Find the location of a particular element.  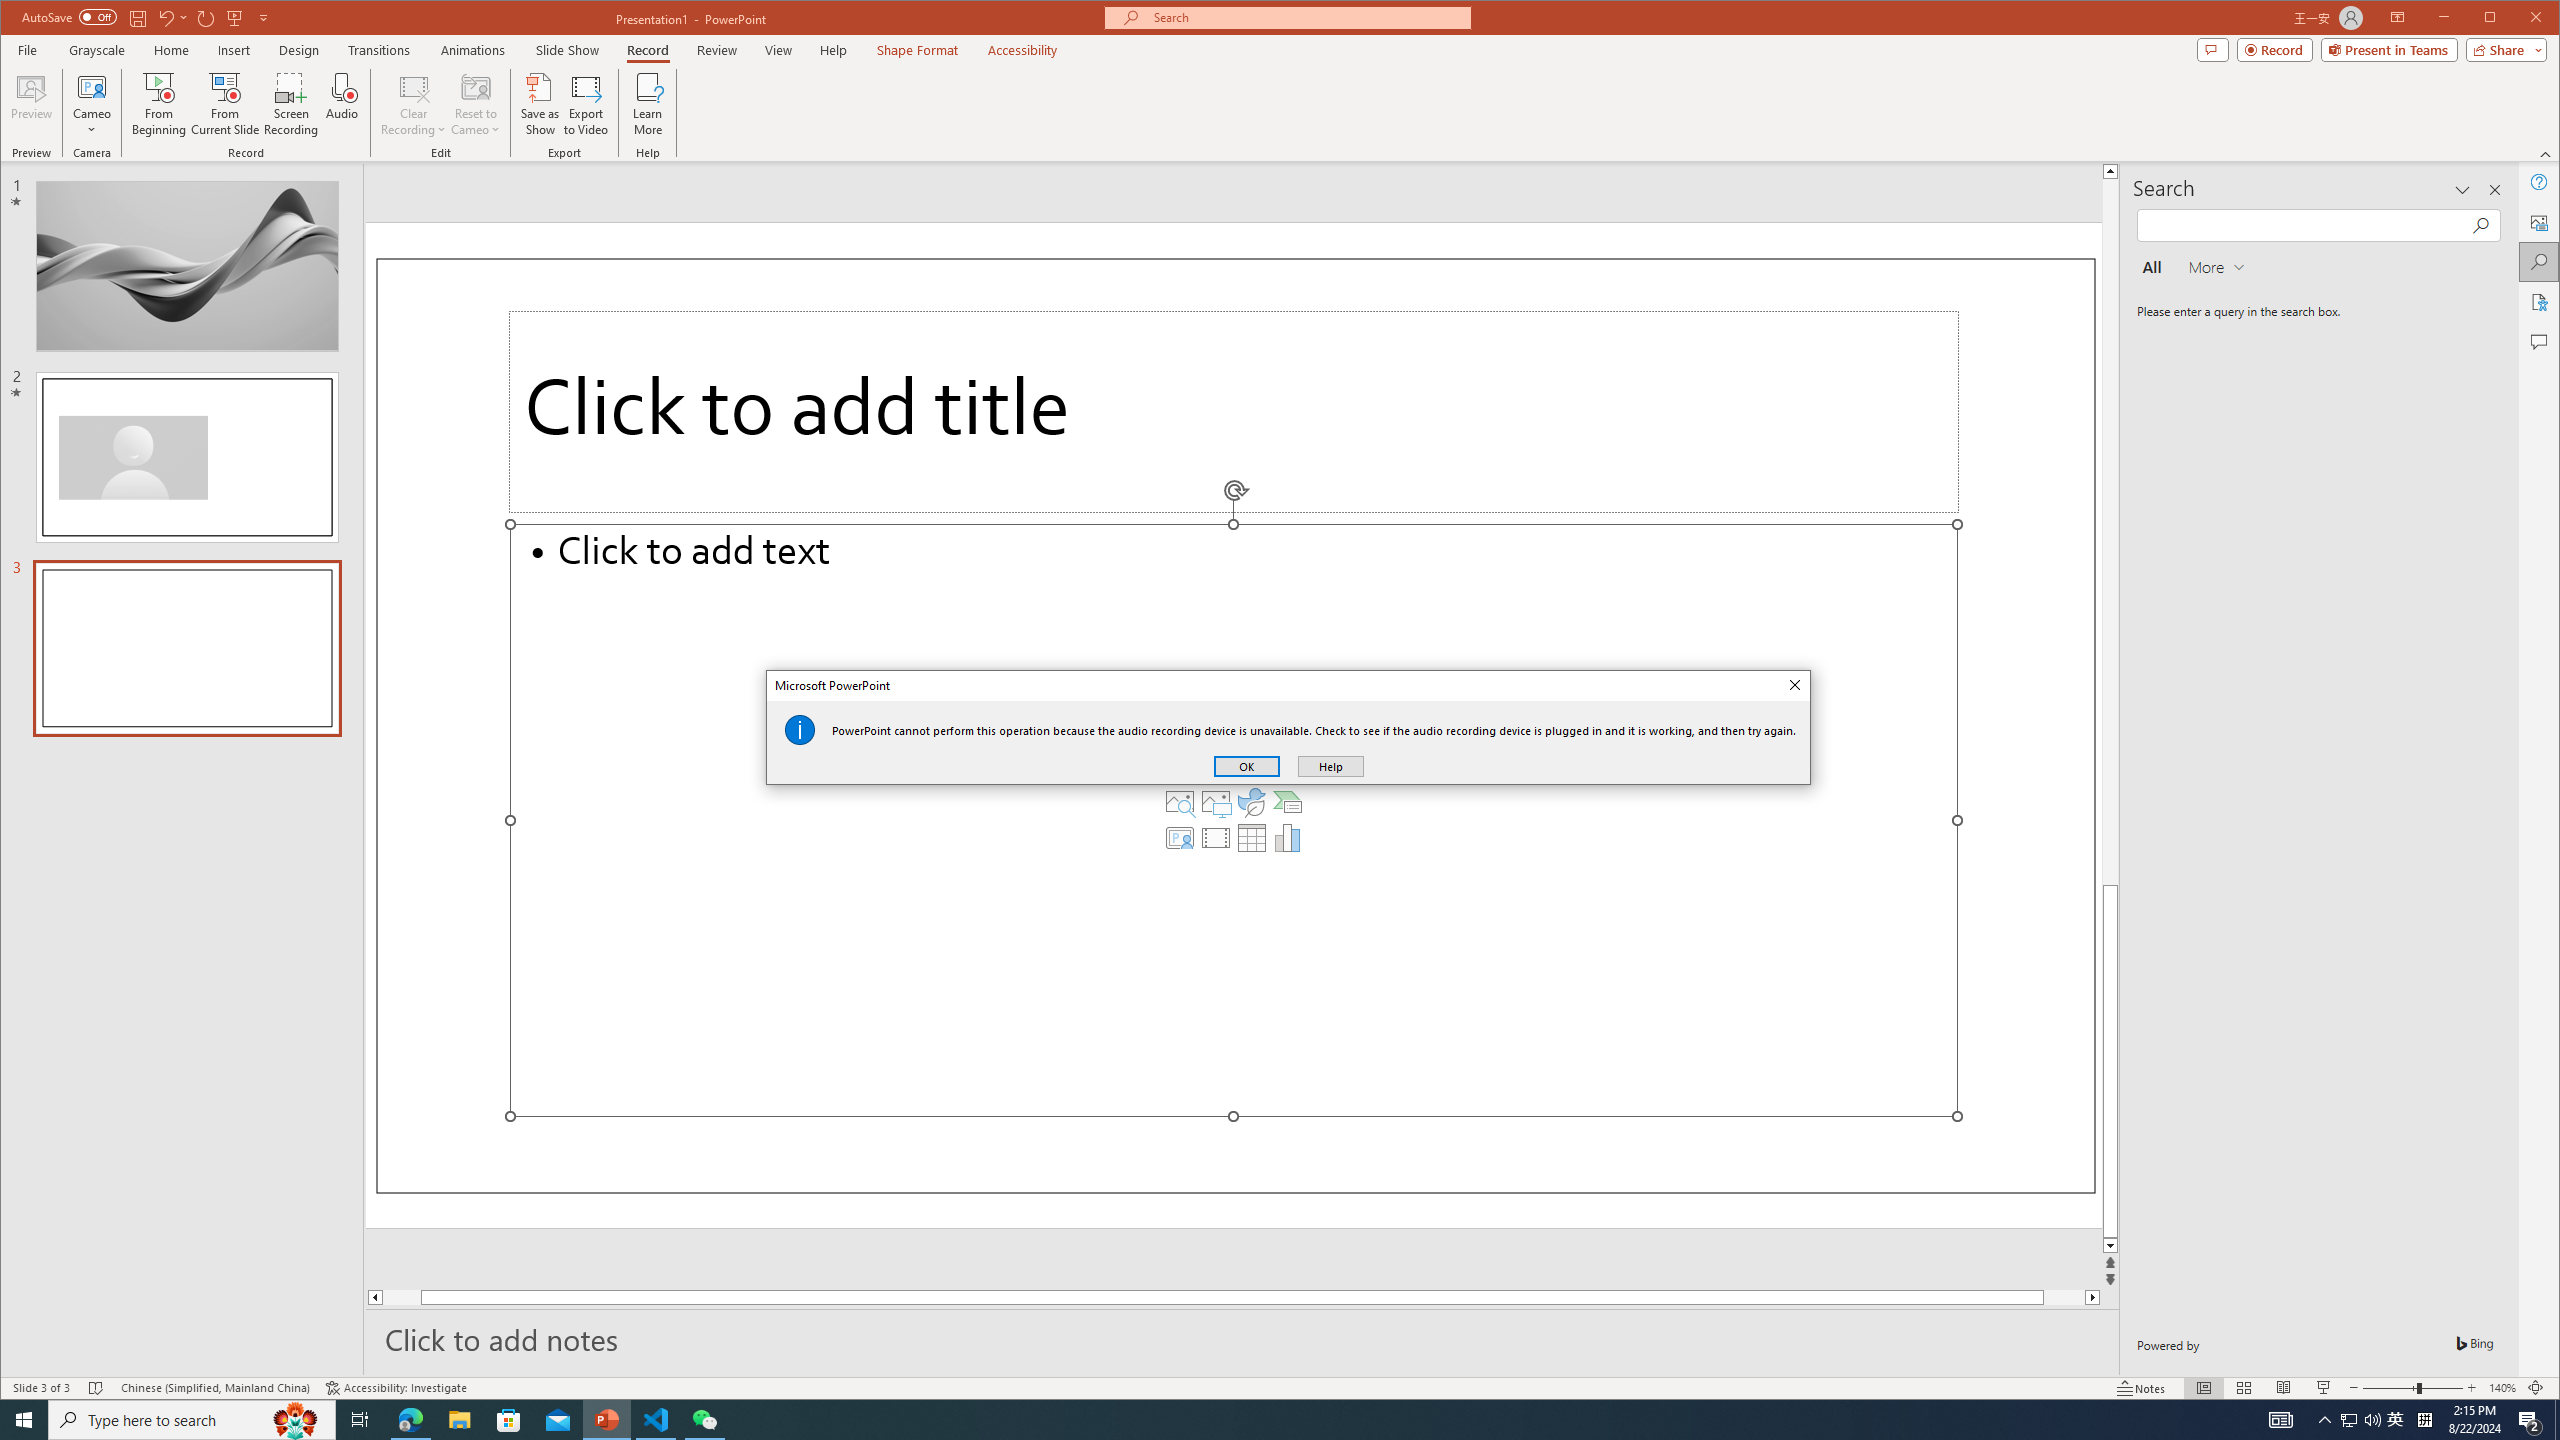

'Export to Video' is located at coordinates (587, 103).